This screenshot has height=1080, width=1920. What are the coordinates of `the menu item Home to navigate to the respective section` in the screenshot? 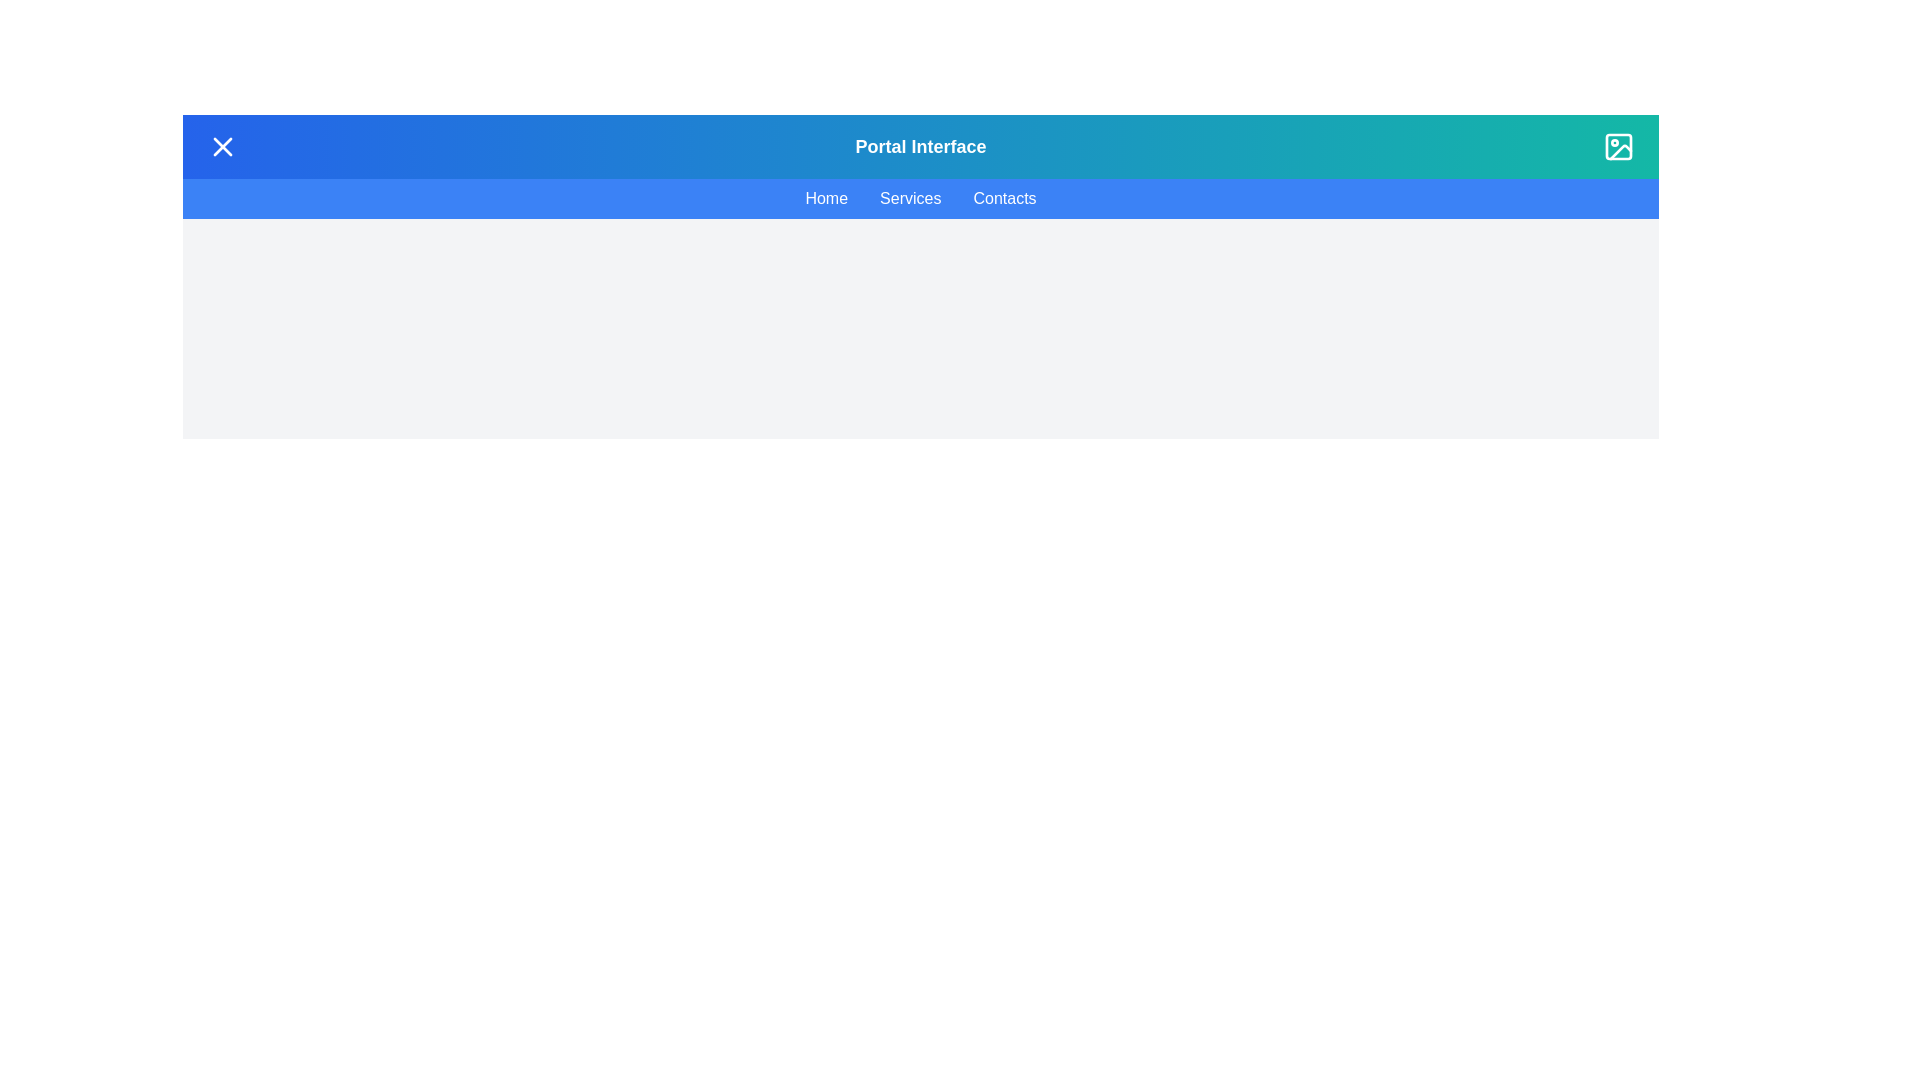 It's located at (826, 199).